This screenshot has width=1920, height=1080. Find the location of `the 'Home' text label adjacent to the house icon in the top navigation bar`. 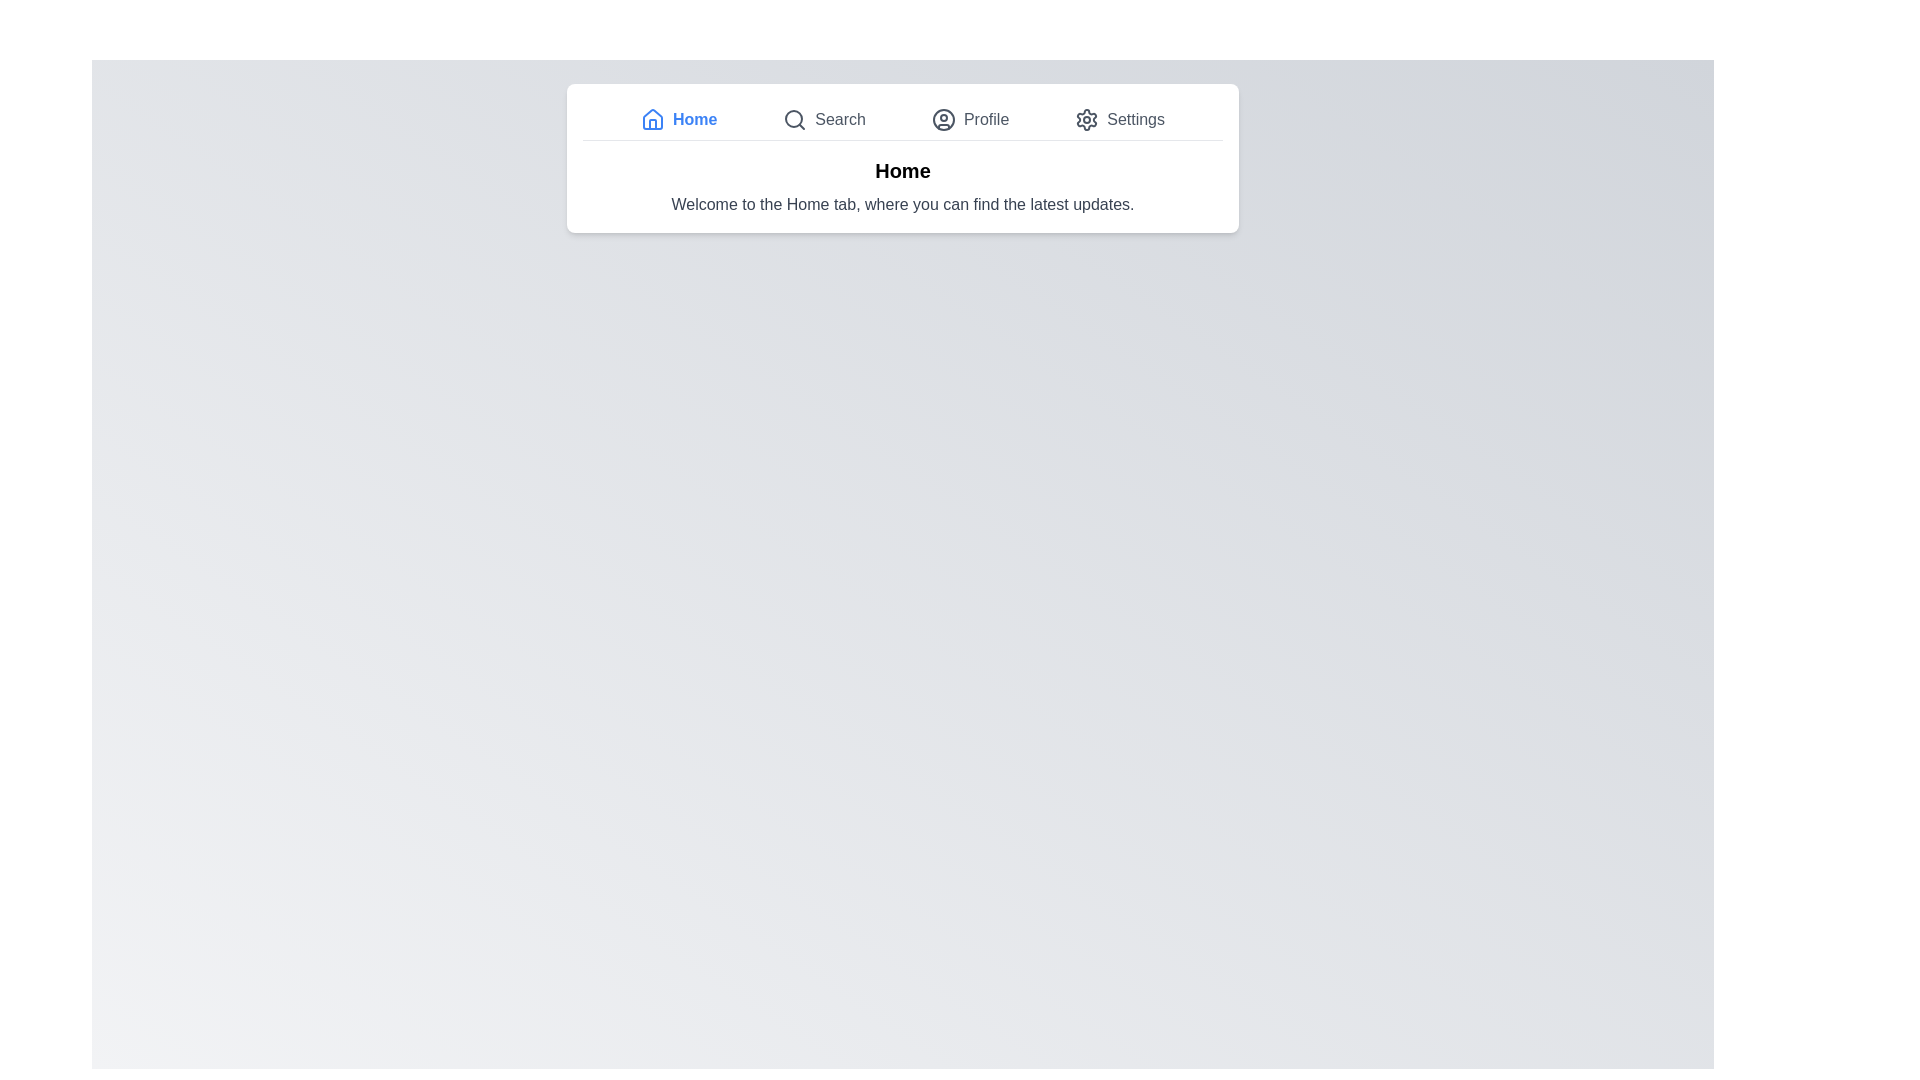

the 'Home' text label adjacent to the house icon in the top navigation bar is located at coordinates (695, 119).